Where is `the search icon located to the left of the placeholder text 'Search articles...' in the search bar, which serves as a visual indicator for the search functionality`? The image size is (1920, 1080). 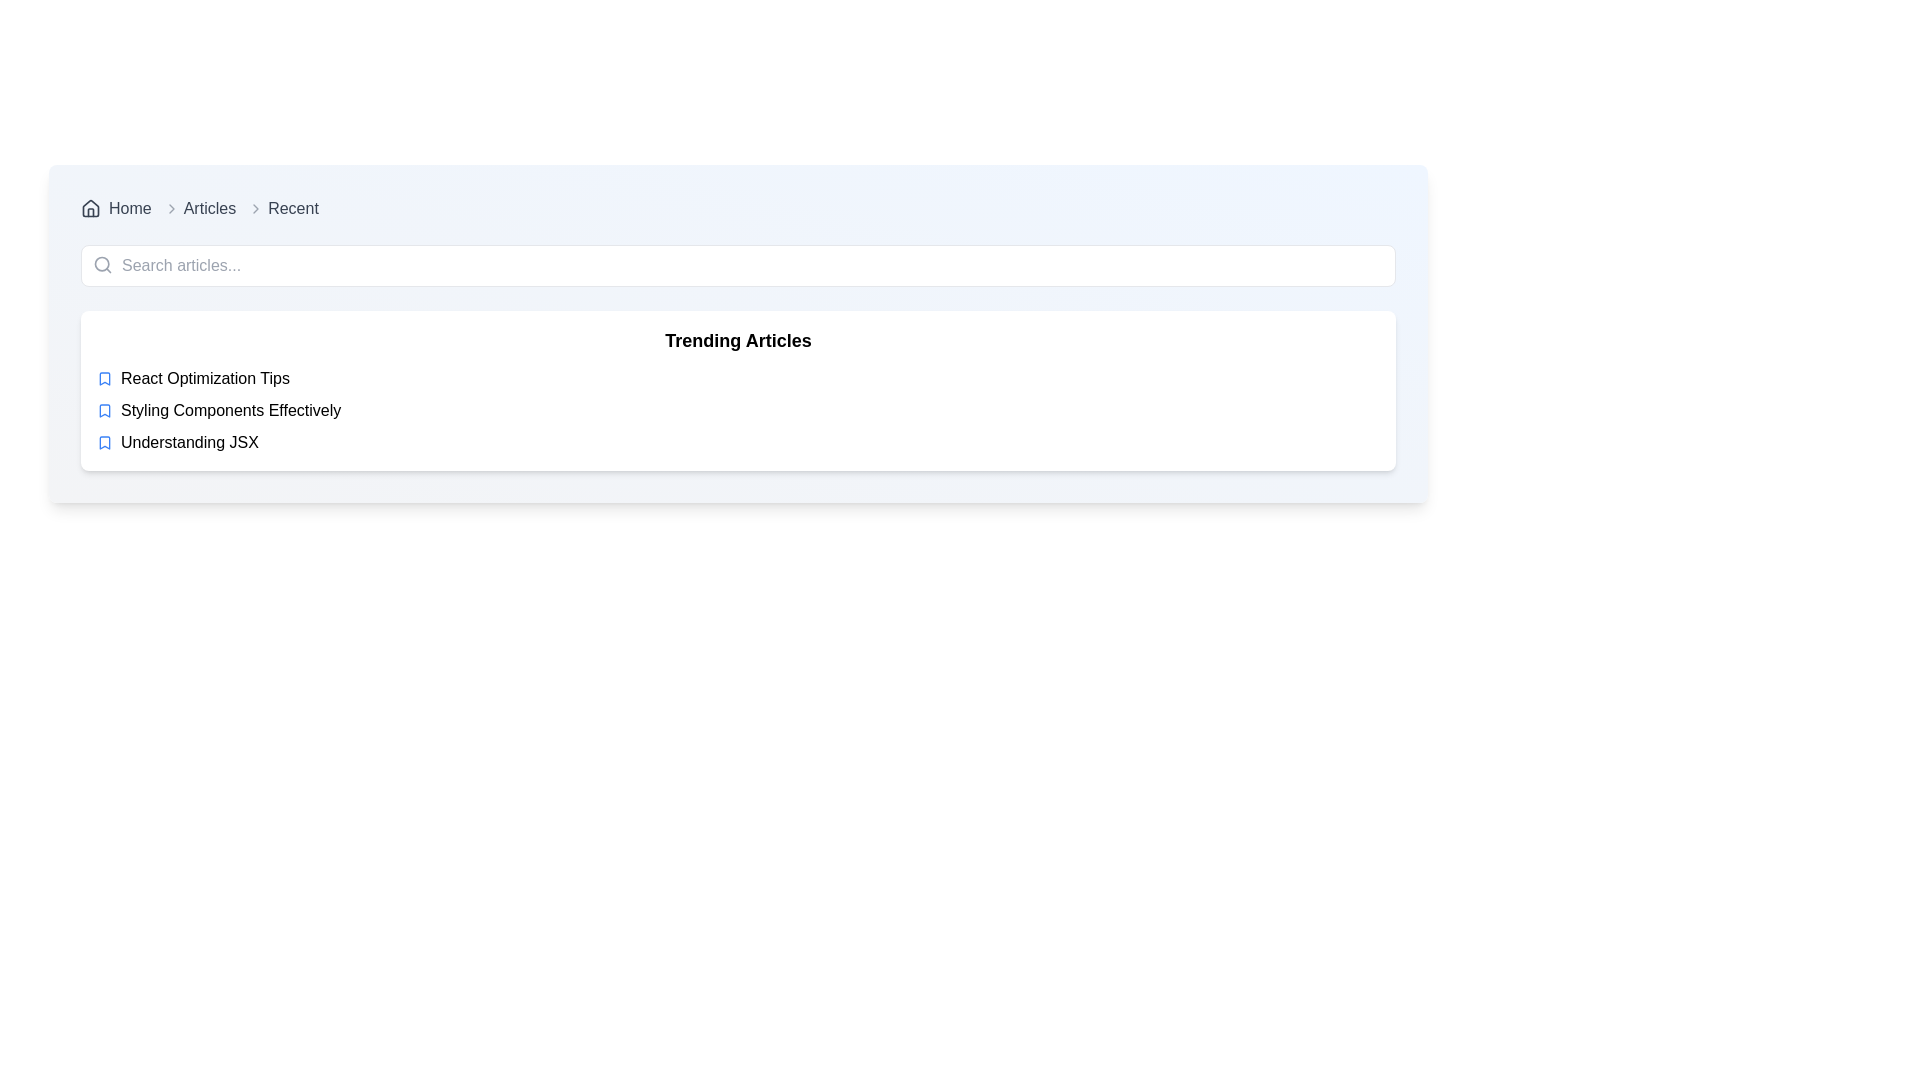
the search icon located to the left of the placeholder text 'Search articles...' in the search bar, which serves as a visual indicator for the search functionality is located at coordinates (101, 264).